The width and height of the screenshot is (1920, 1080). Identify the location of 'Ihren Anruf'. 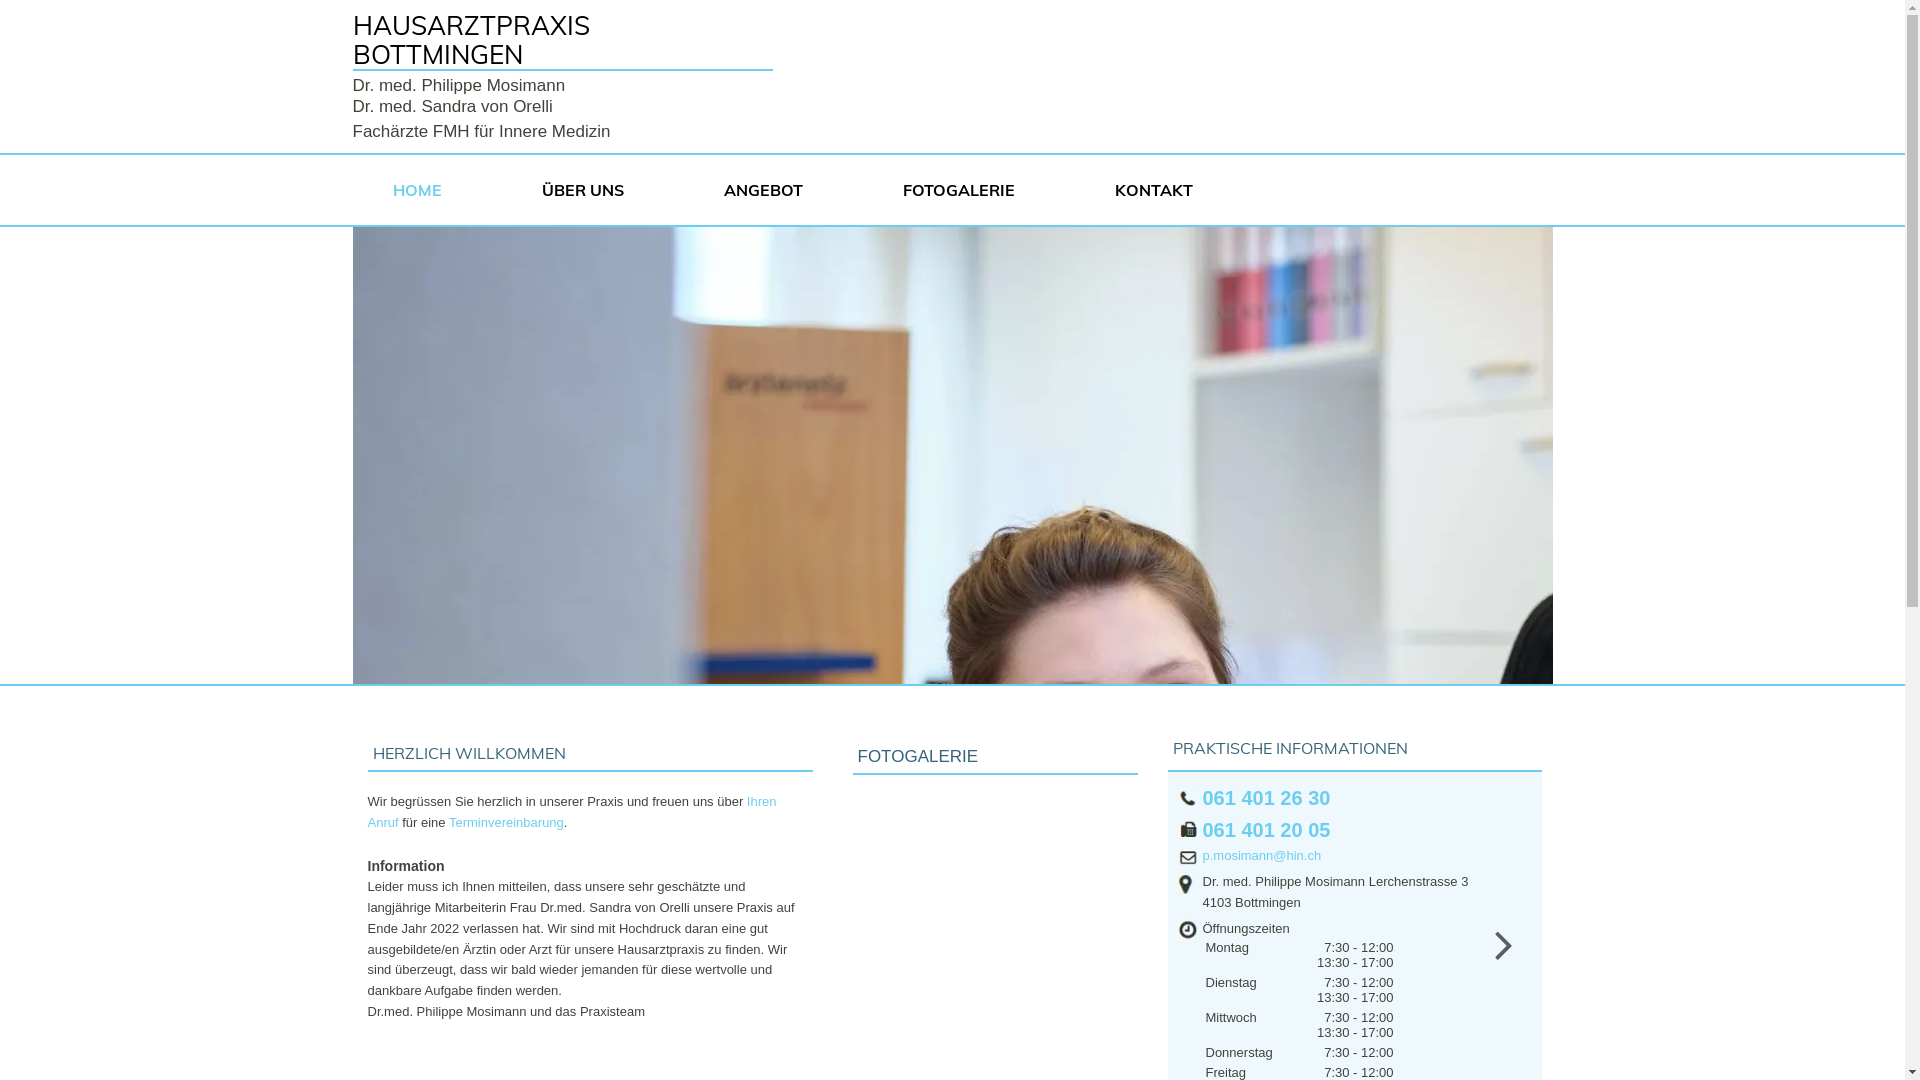
(571, 812).